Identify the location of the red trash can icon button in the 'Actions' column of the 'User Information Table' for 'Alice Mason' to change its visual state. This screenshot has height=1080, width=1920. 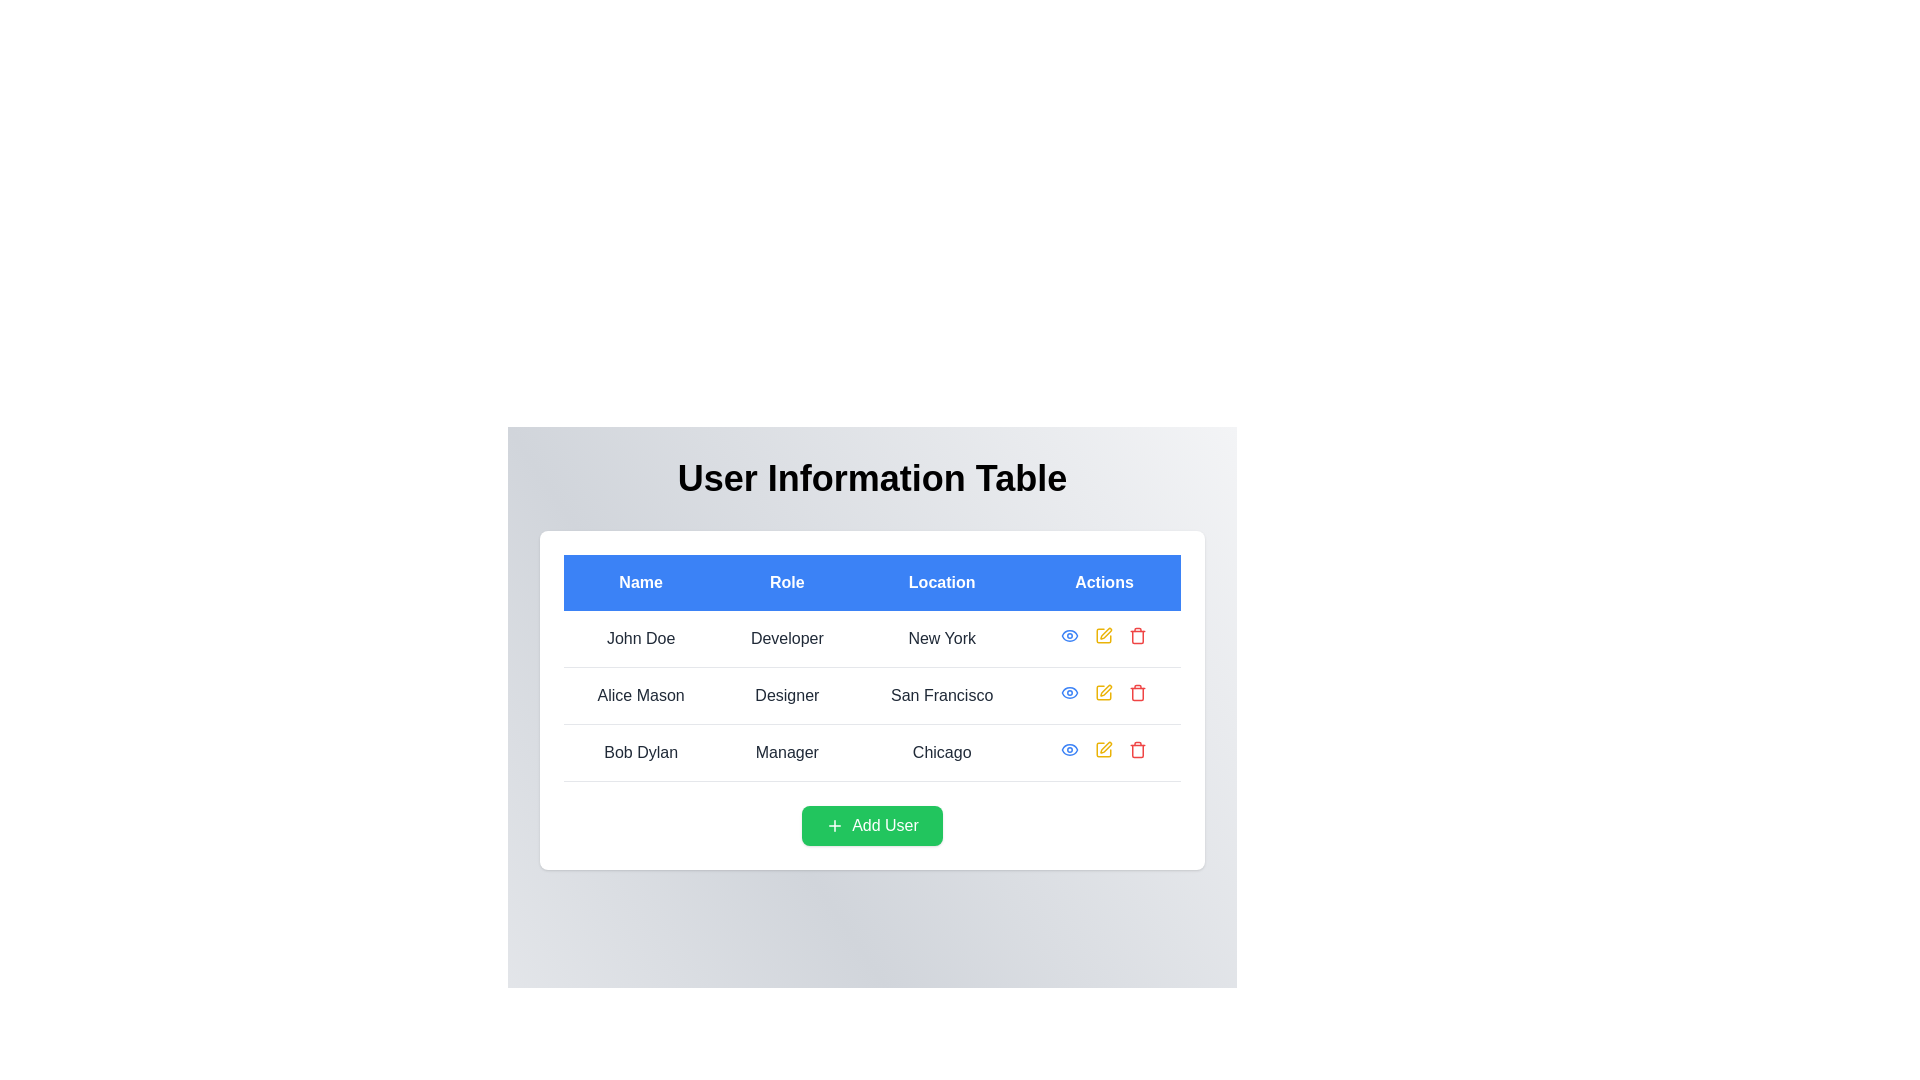
(1138, 692).